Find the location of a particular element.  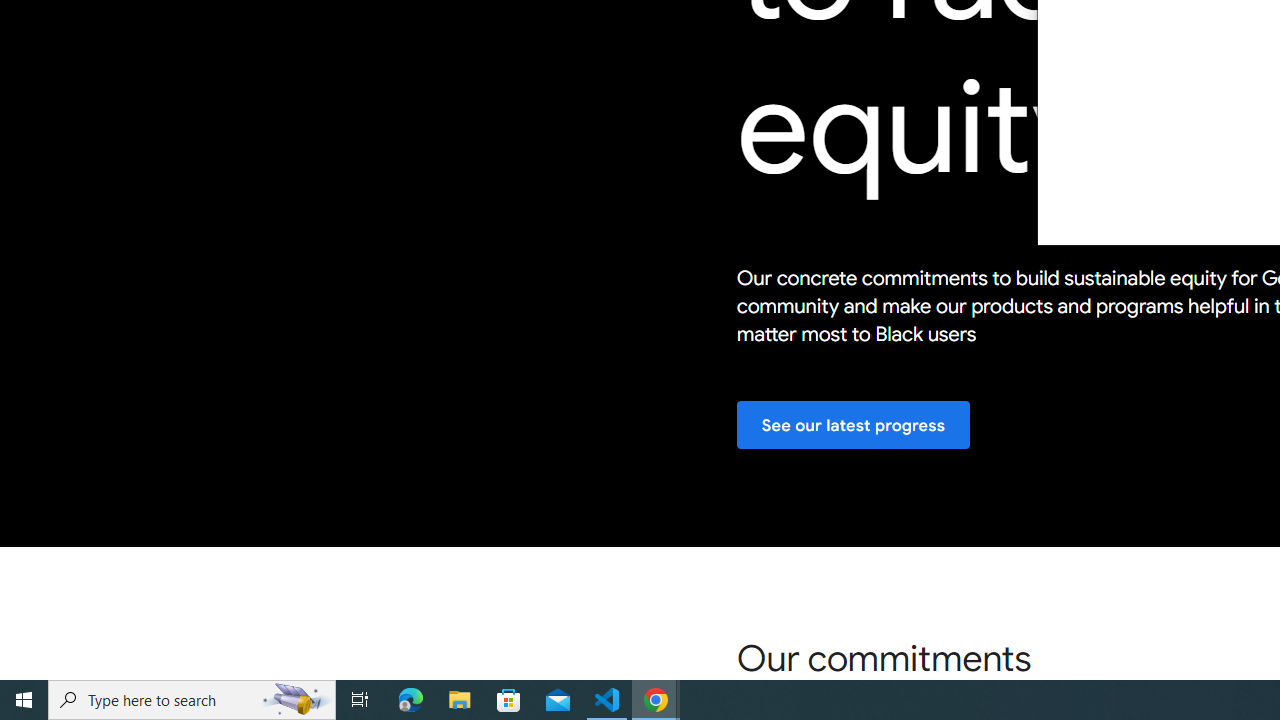

'File Explorer' is located at coordinates (459, 698).